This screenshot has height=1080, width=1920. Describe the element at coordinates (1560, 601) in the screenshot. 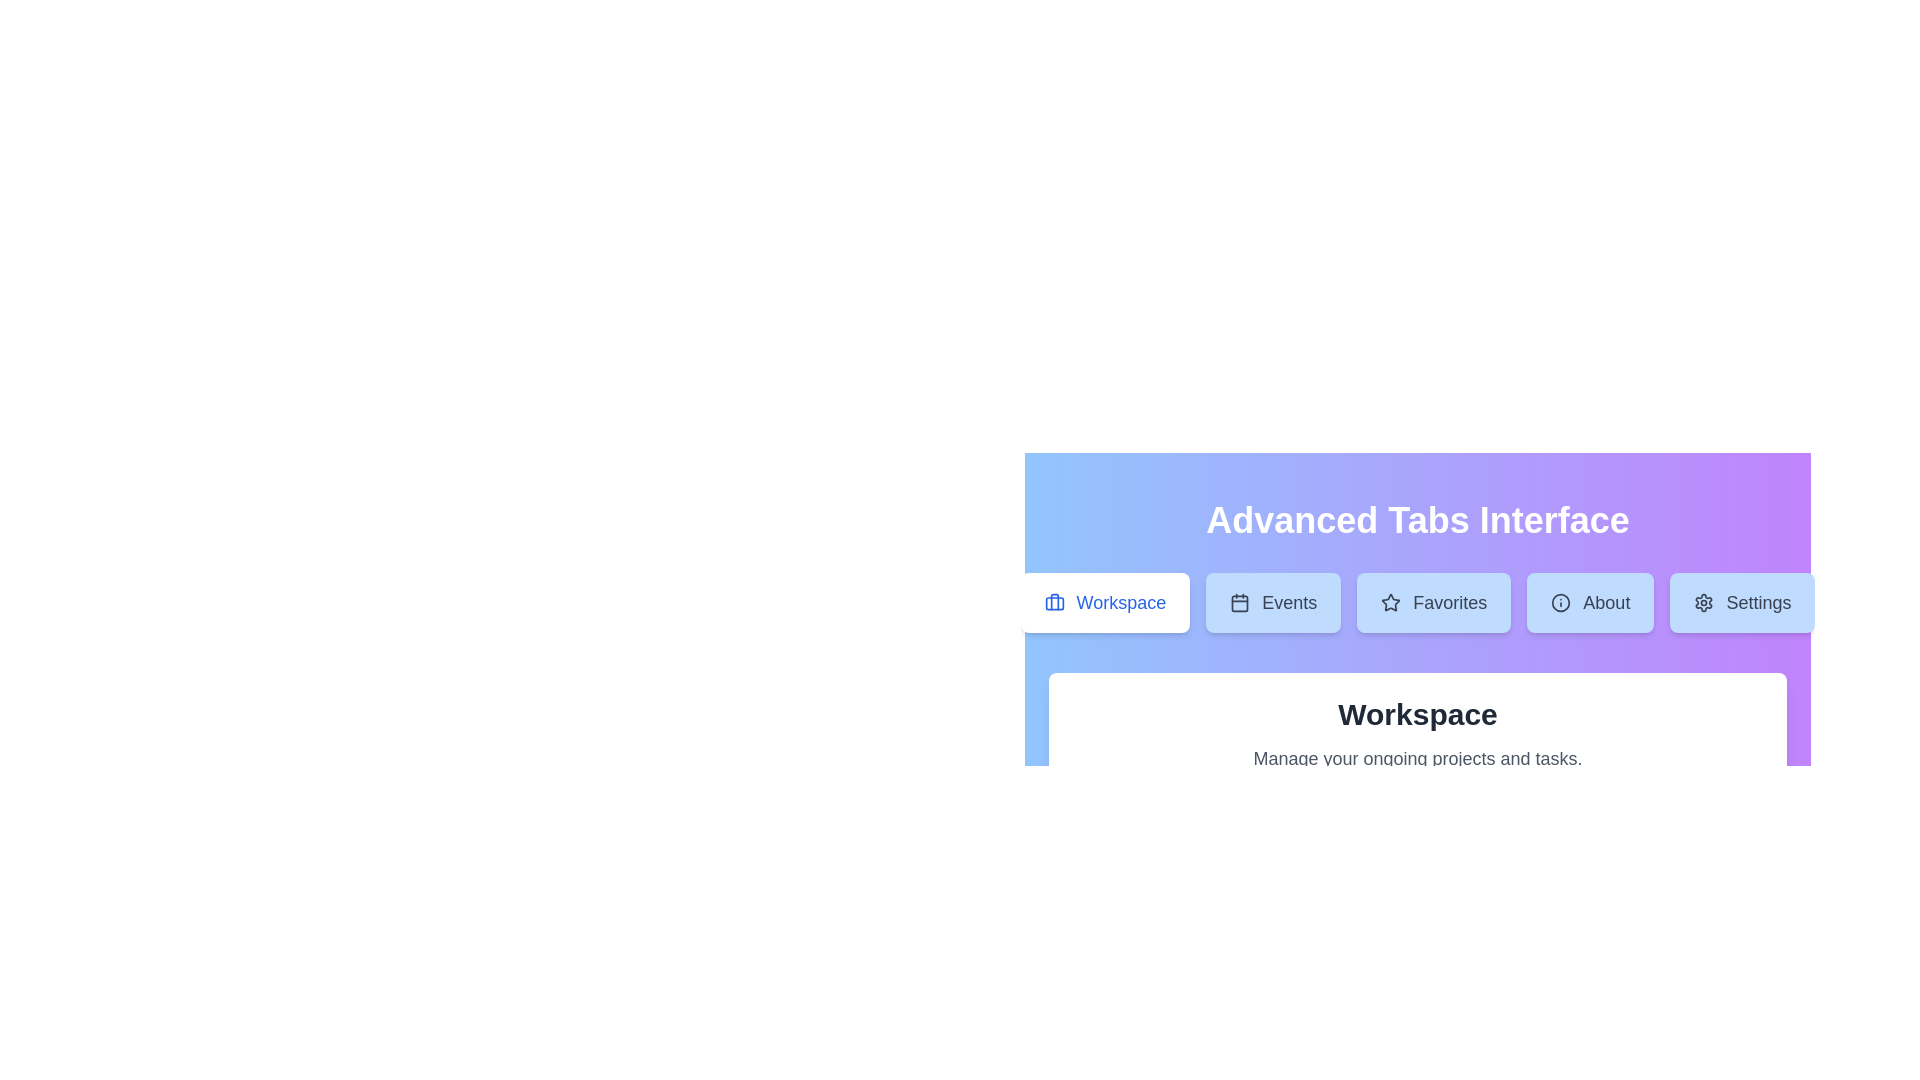

I see `the 'About' button by clicking on its icon located in the navigation bar, which is styled as a circular icon with a central dot and a vertical line below it` at that location.